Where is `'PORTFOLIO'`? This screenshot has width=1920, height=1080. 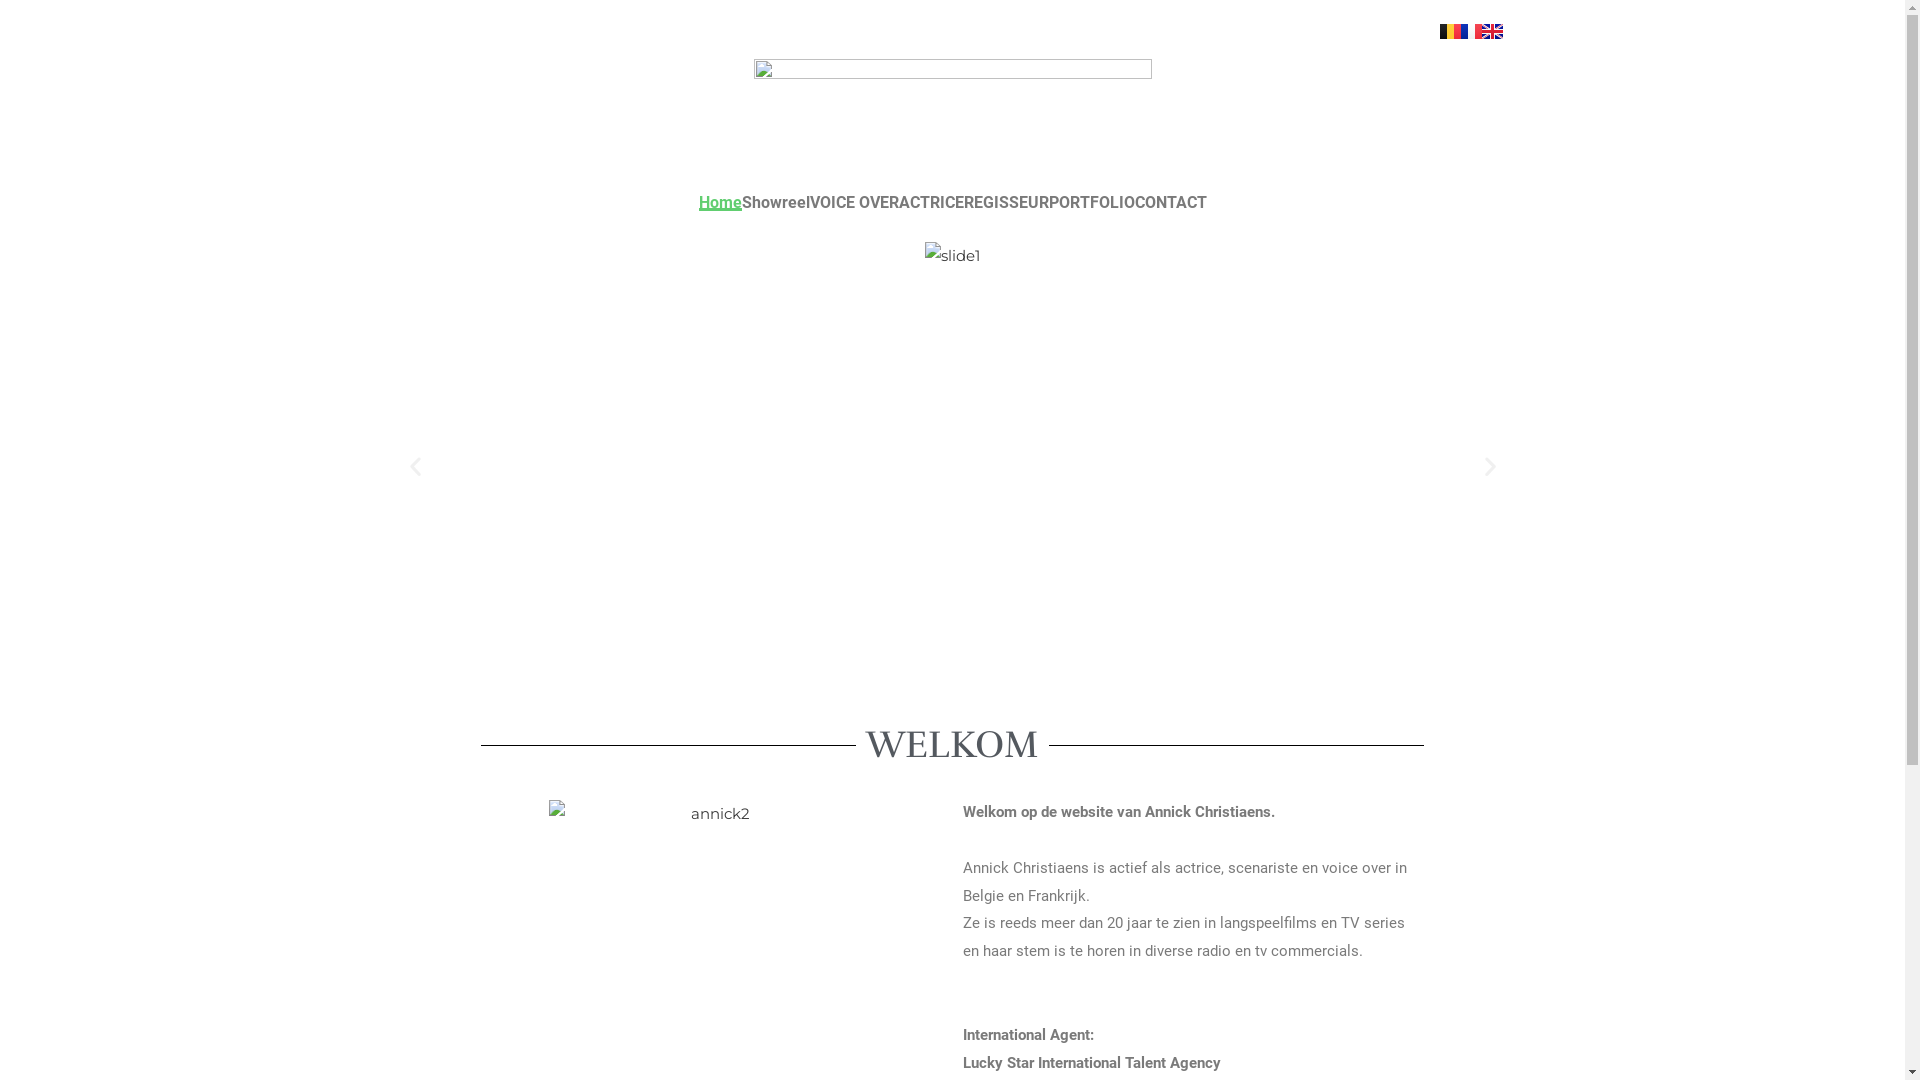 'PORTFOLIO' is located at coordinates (1046, 203).